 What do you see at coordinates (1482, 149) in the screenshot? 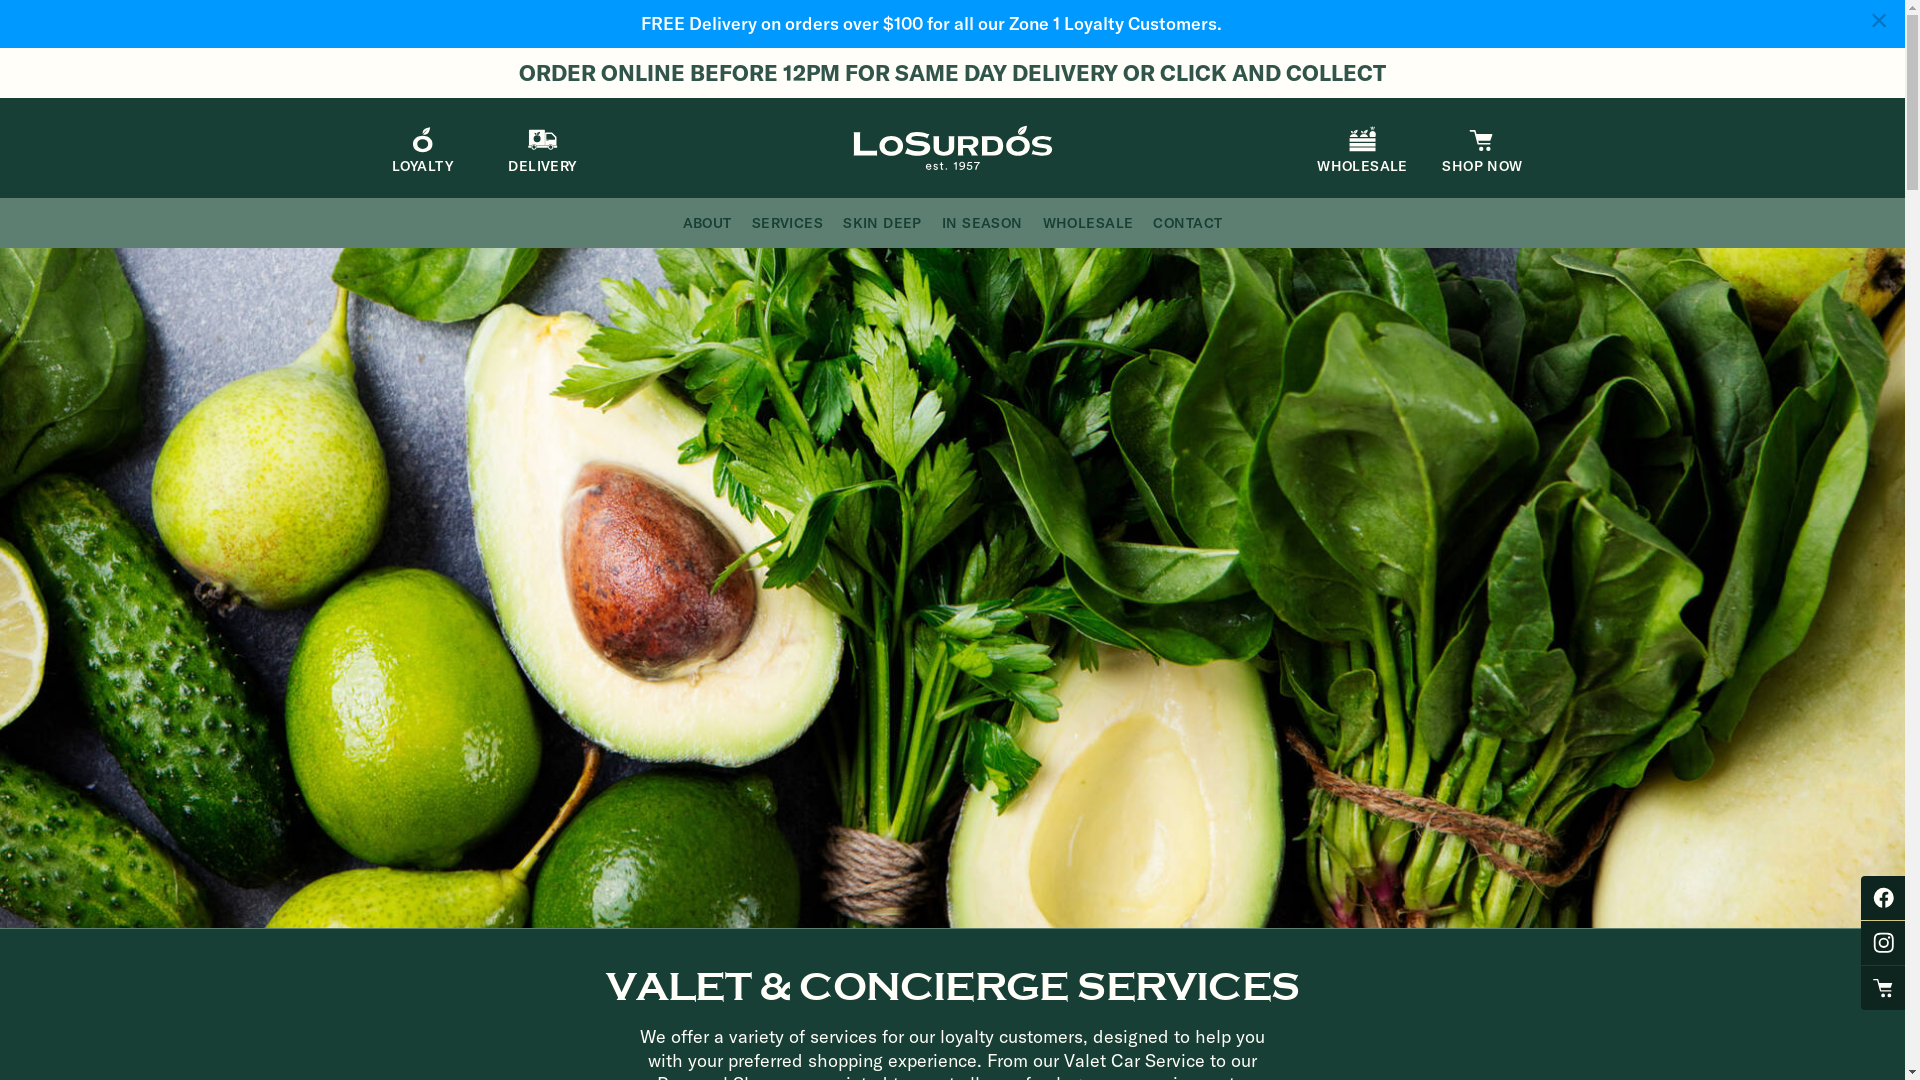
I see `'SHOP NOW'` at bounding box center [1482, 149].